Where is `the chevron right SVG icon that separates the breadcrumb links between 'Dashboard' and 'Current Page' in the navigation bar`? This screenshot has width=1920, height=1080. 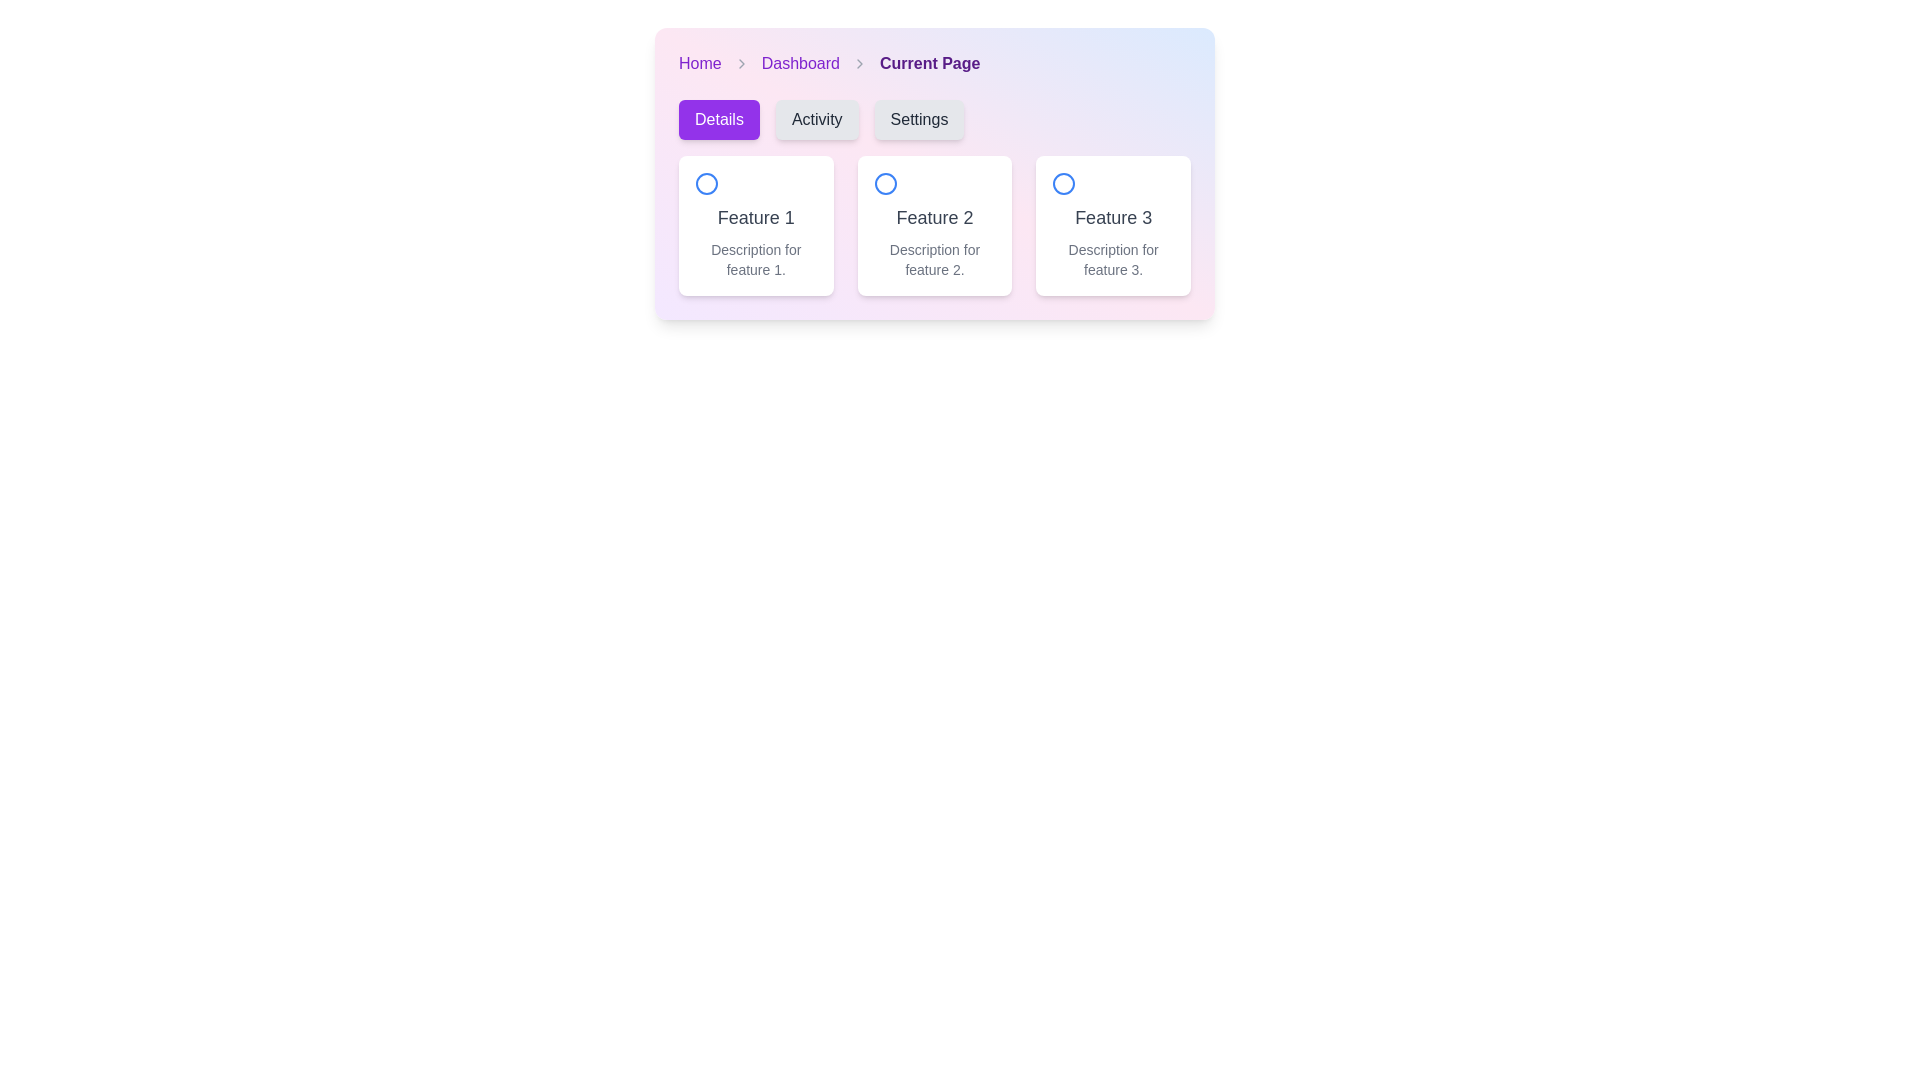 the chevron right SVG icon that separates the breadcrumb links between 'Dashboard' and 'Current Page' in the navigation bar is located at coordinates (859, 63).